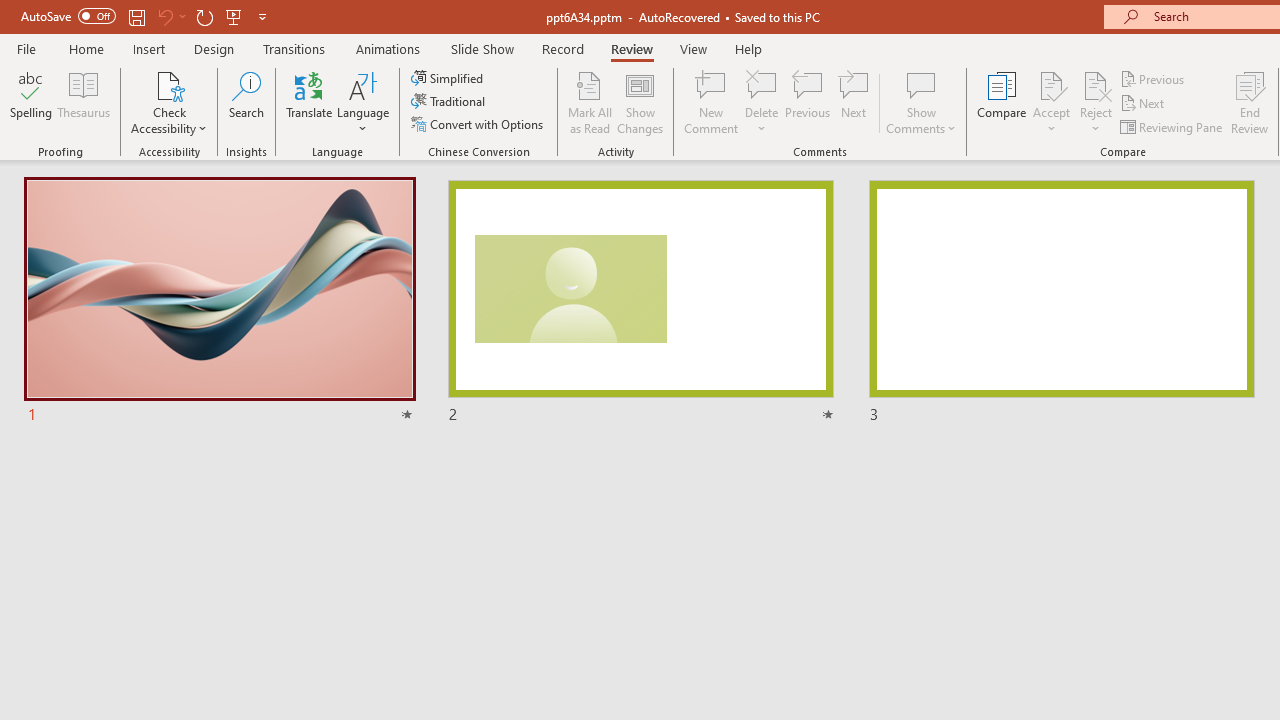 The width and height of the screenshot is (1280, 720). I want to click on 'Show Comments', so click(920, 84).